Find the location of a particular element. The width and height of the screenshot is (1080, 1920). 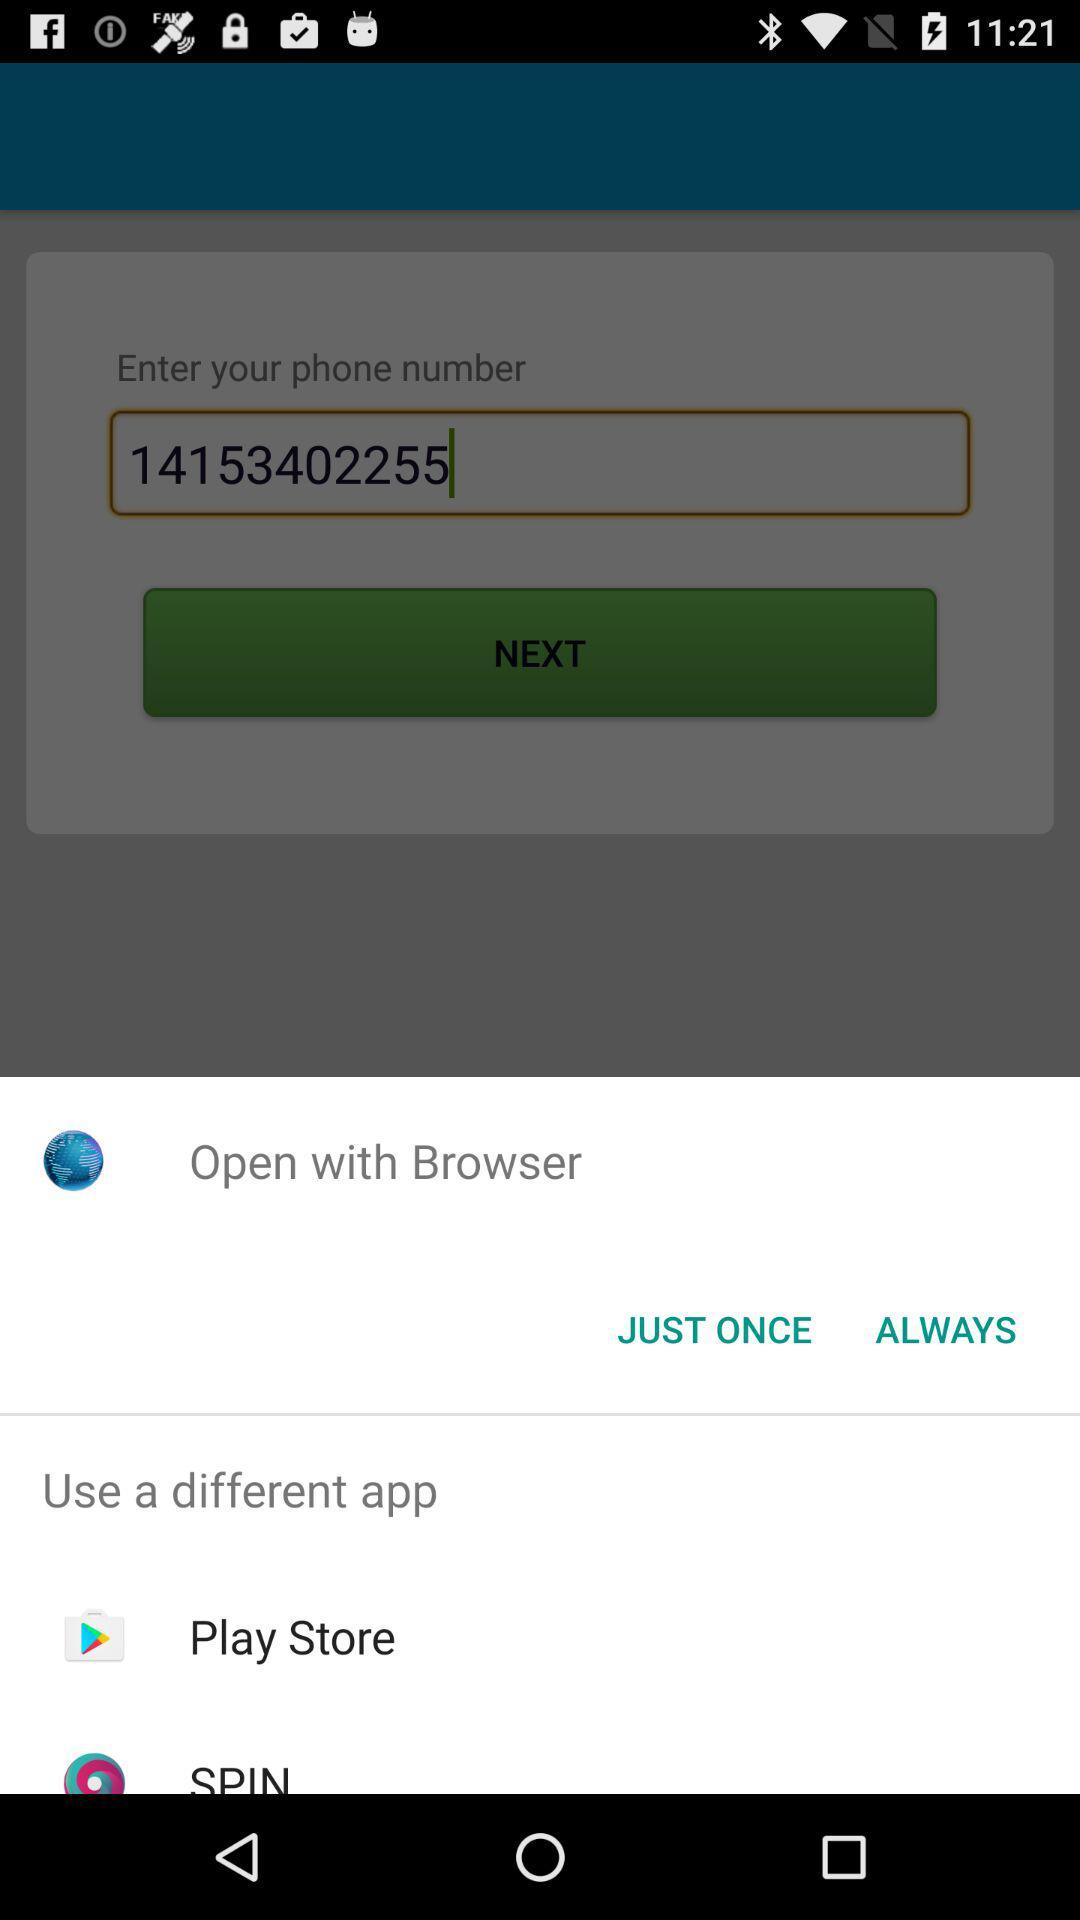

the app below use a different item is located at coordinates (292, 1636).